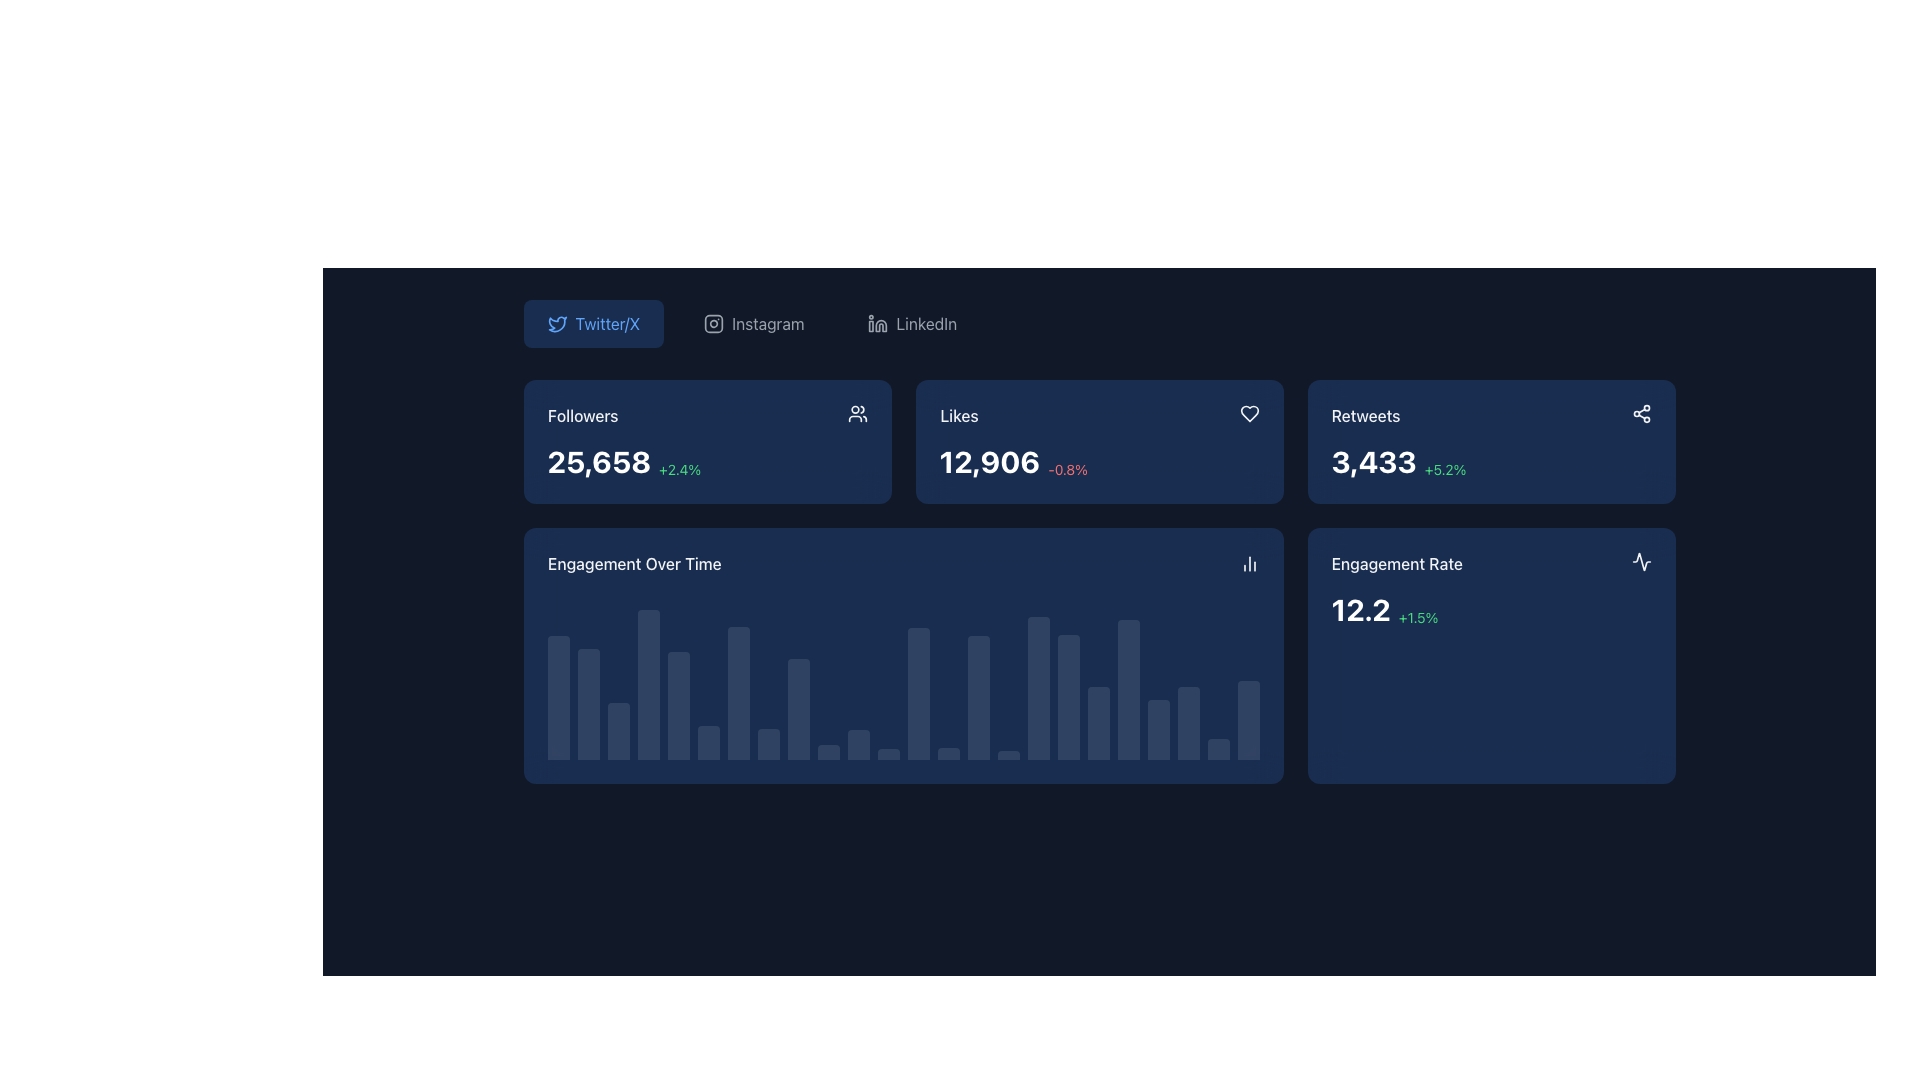 The width and height of the screenshot is (1920, 1080). What do you see at coordinates (1641, 562) in the screenshot?
I see `the dark-themed icon located in the bottom-right corner card of the interface` at bounding box center [1641, 562].